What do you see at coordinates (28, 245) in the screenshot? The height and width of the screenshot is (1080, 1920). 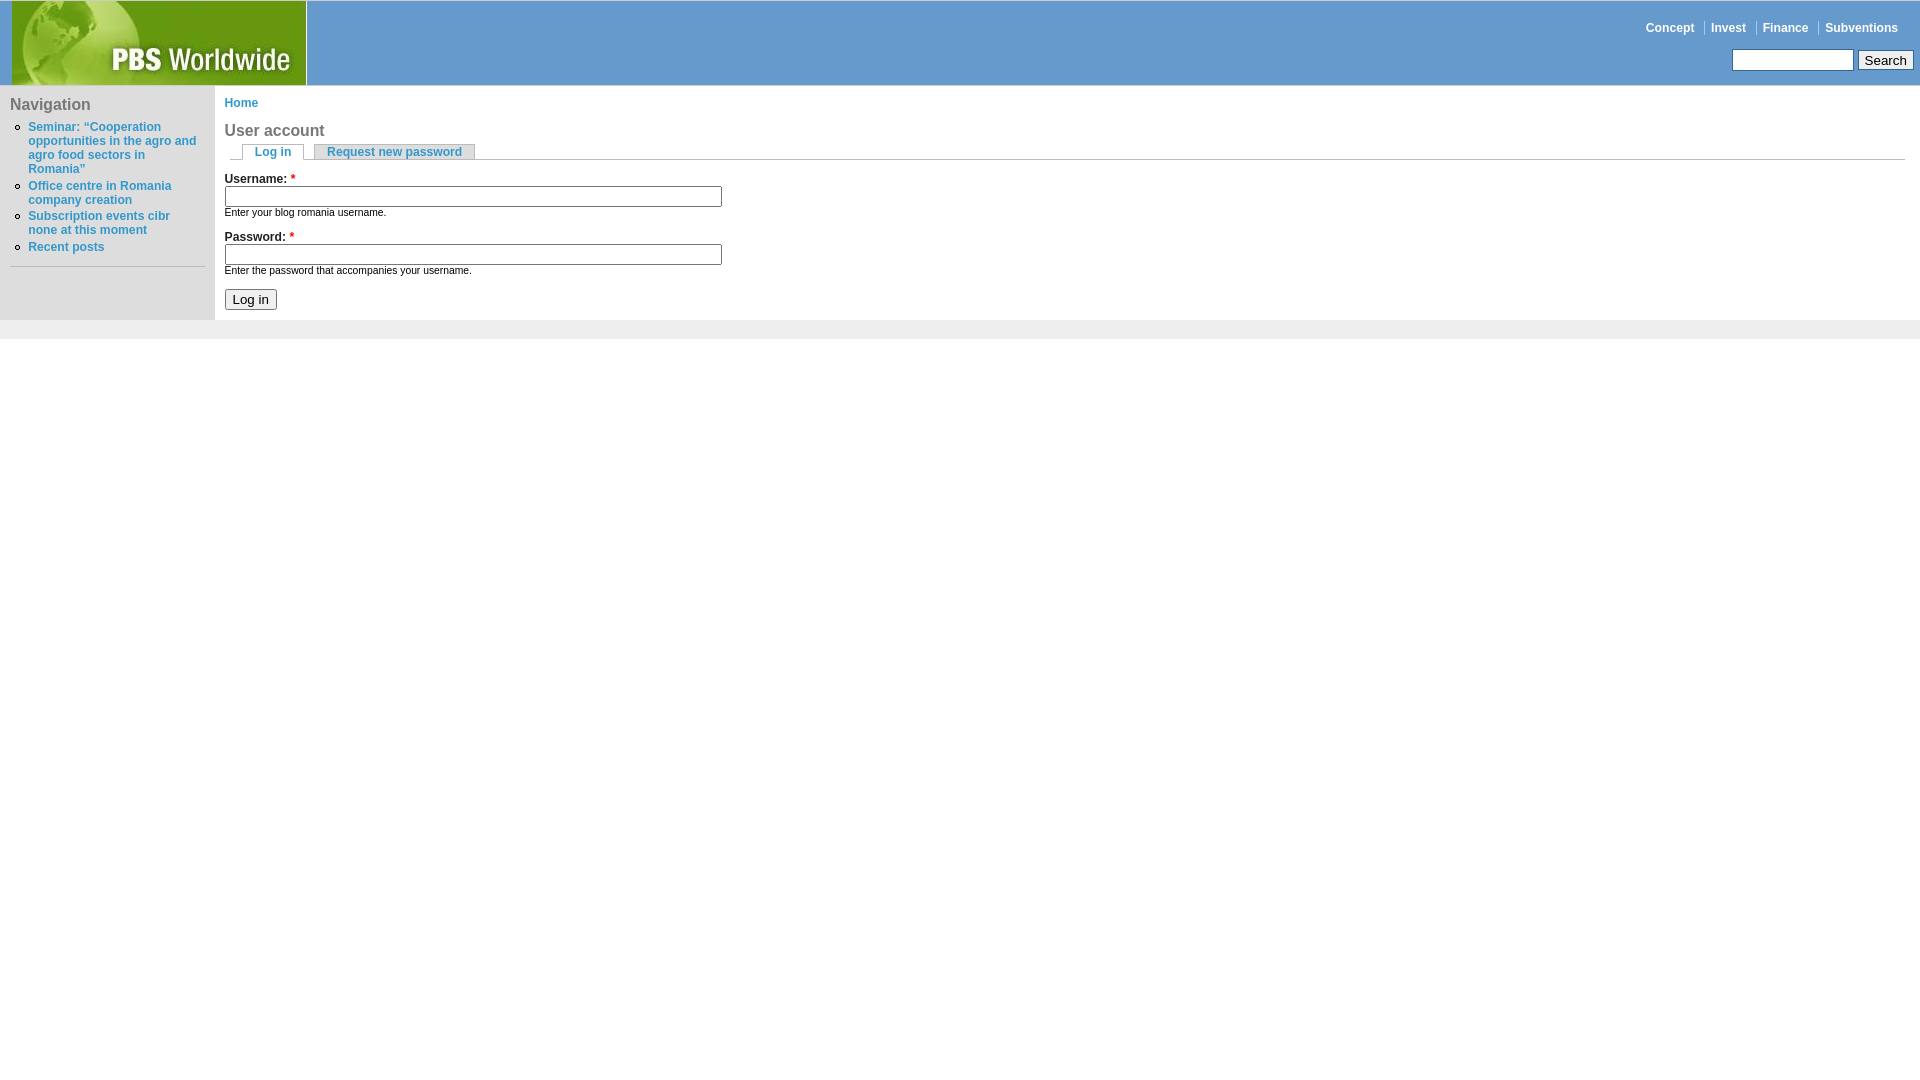 I see `'Recent posts'` at bounding box center [28, 245].